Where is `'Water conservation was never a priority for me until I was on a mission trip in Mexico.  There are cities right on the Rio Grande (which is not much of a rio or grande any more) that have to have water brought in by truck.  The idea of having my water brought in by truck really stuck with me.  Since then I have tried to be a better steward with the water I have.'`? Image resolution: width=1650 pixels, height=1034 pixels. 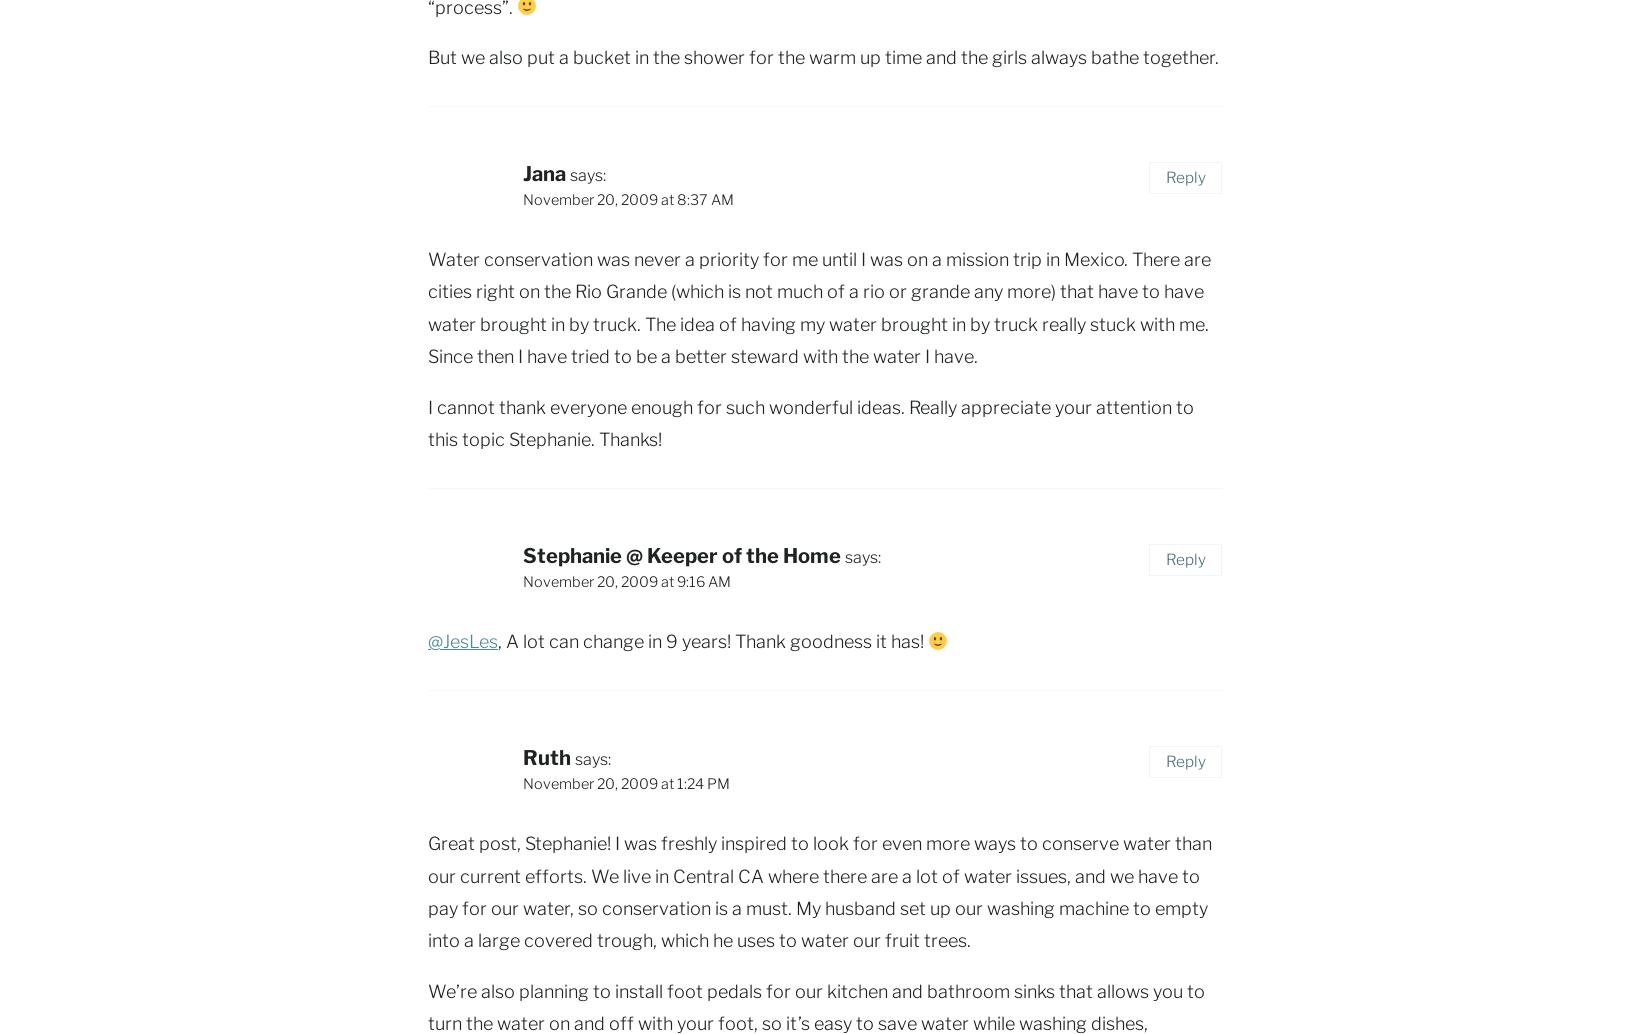 'Water conservation was never a priority for me until I was on a mission trip in Mexico.  There are cities right on the Rio Grande (which is not much of a rio or grande any more) that have to have water brought in by truck.  The idea of having my water brought in by truck really stuck with me.  Since then I have tried to be a better steward with the water I have.' is located at coordinates (818, 307).